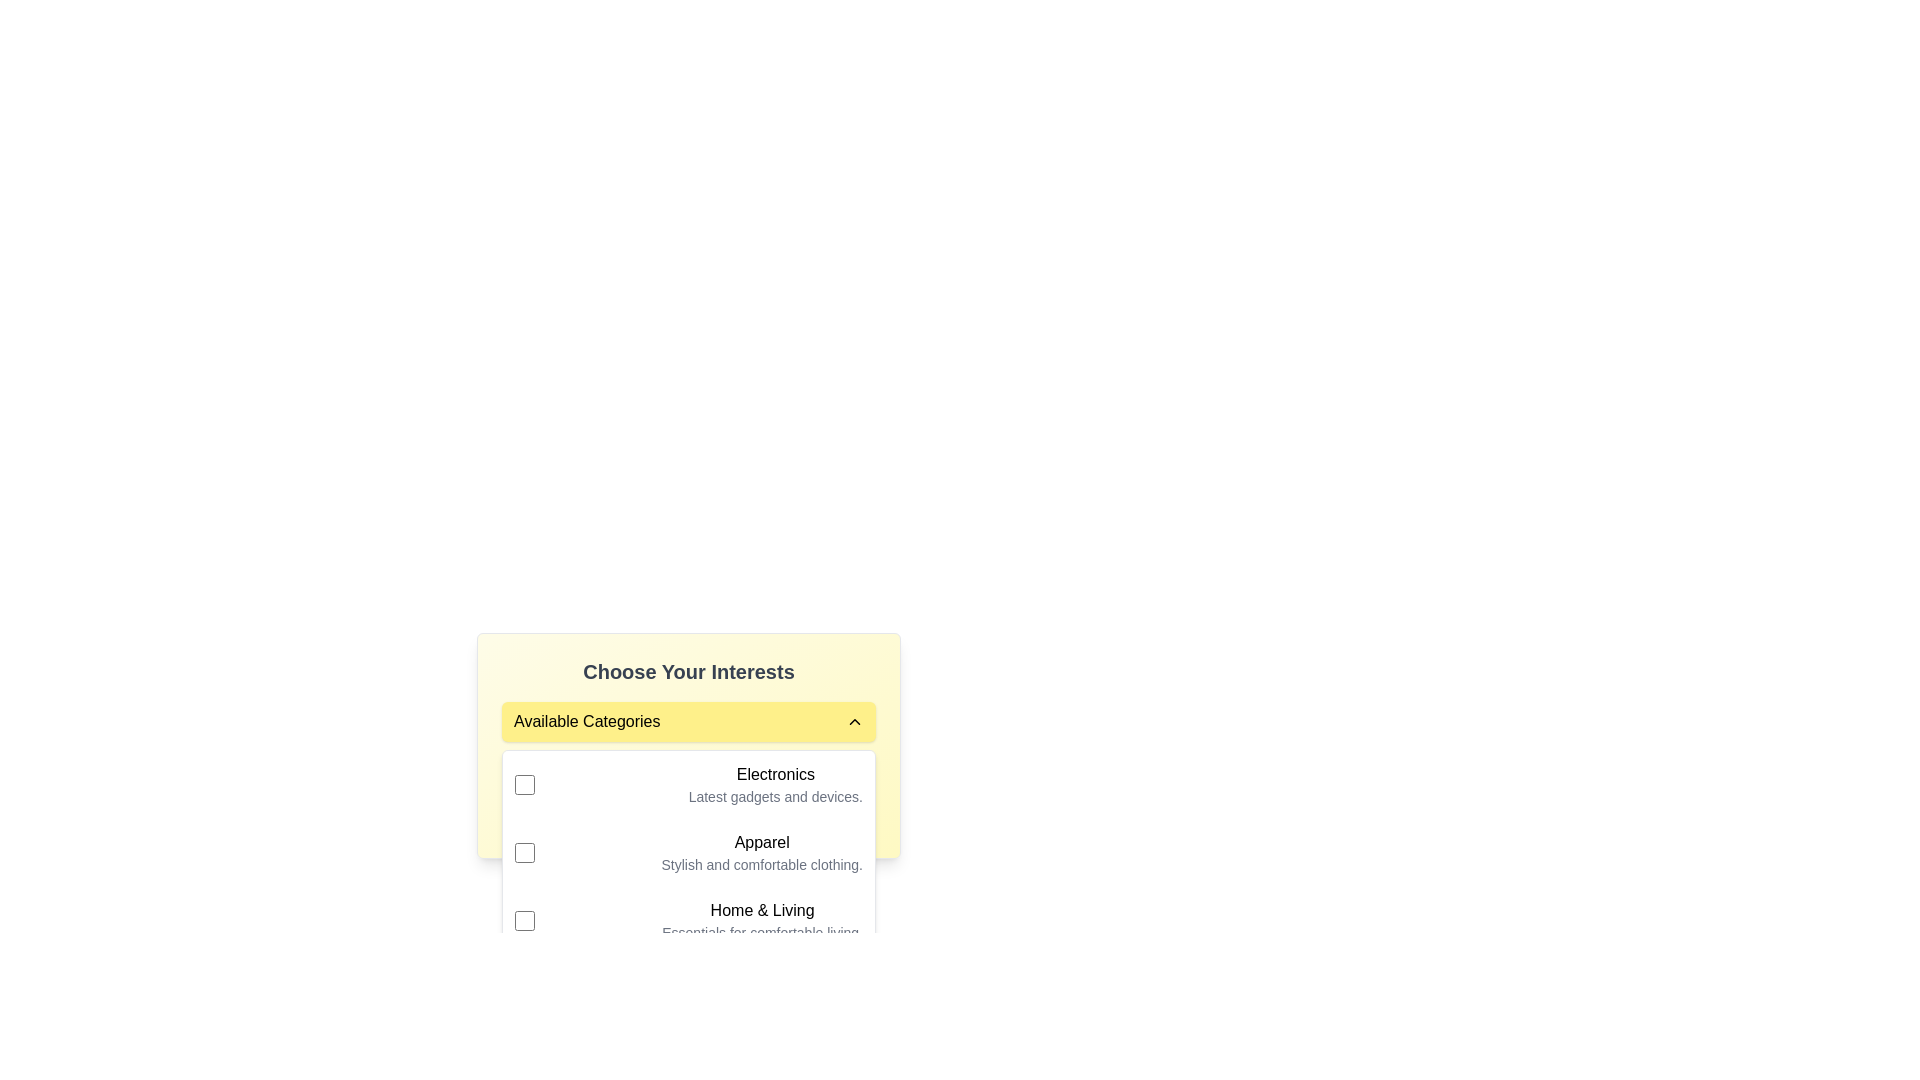 The height and width of the screenshot is (1080, 1920). What do you see at coordinates (524, 921) in the screenshot?
I see `the checkbox styled as a square with a yellow border next to the 'Home & Living' text` at bounding box center [524, 921].